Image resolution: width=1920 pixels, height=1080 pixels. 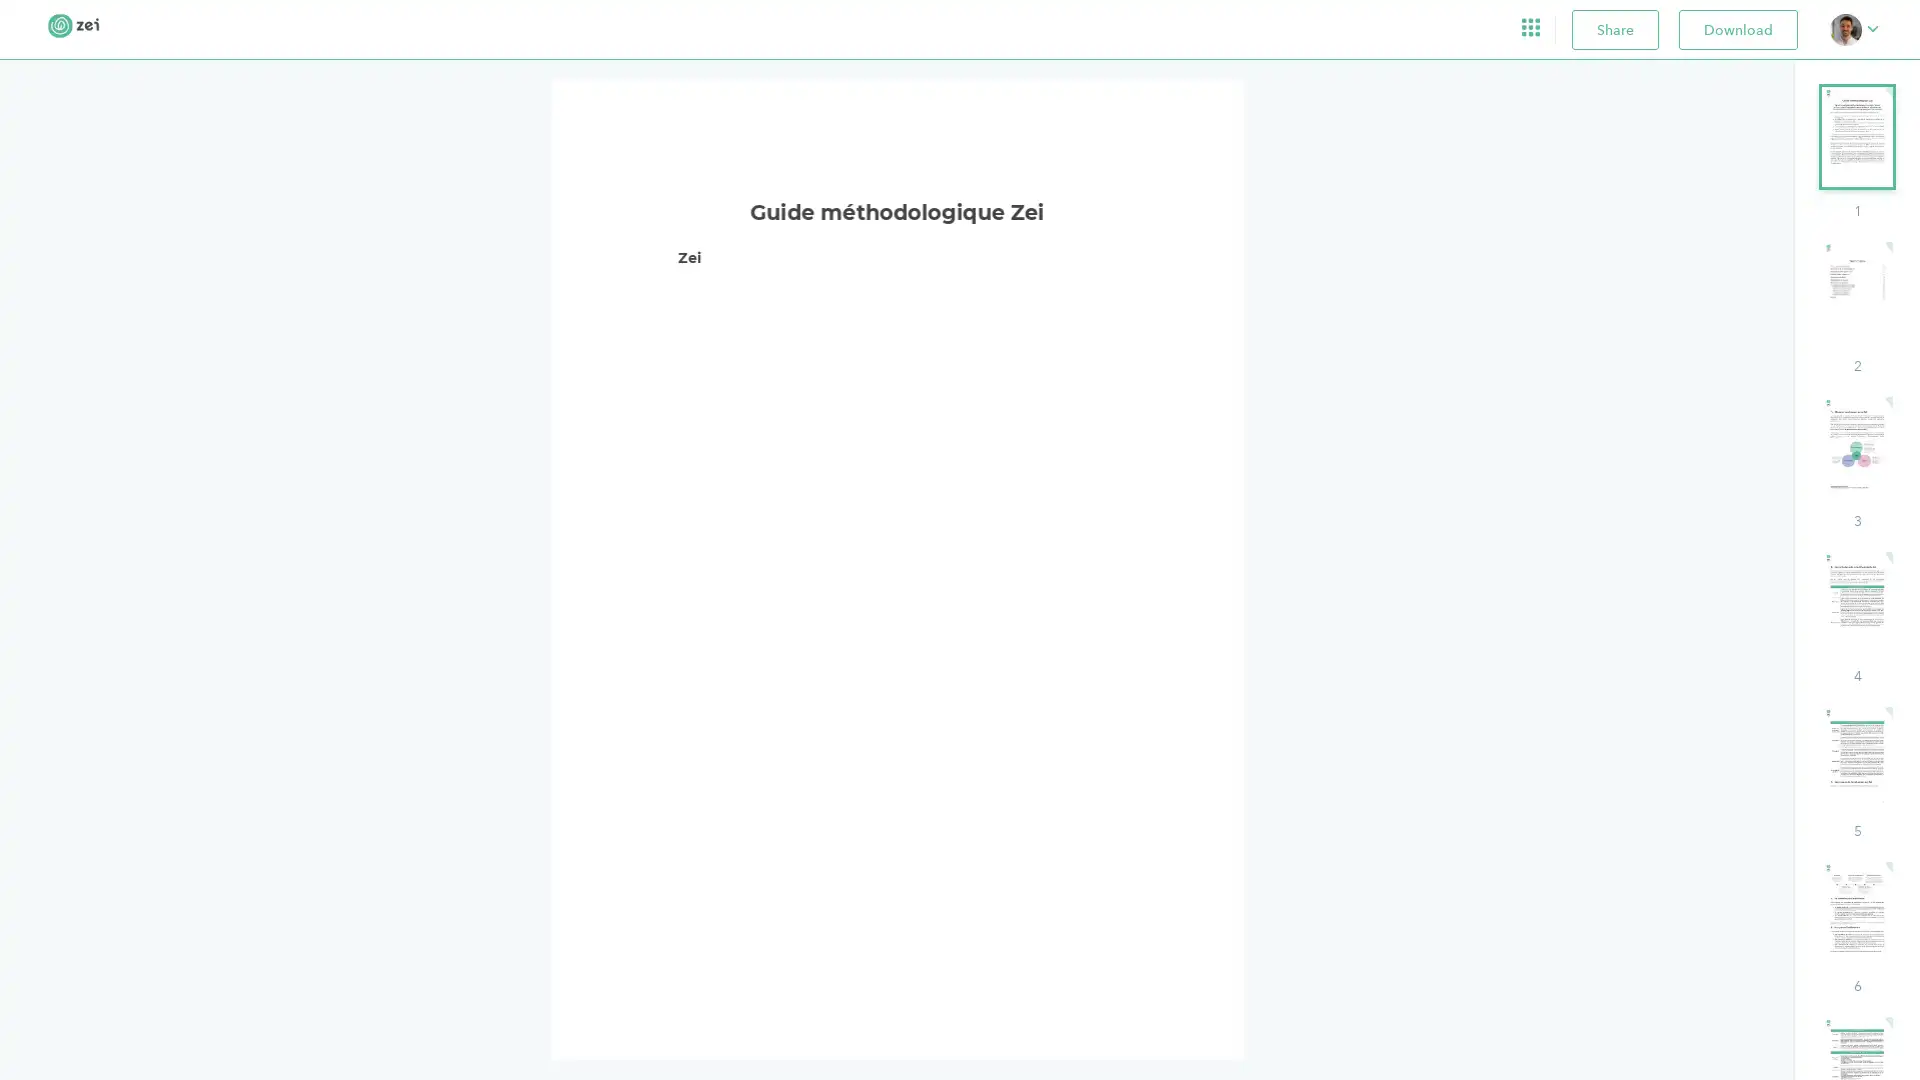 I want to click on Access a shareable link for this document, so click(x=1615, y=29).